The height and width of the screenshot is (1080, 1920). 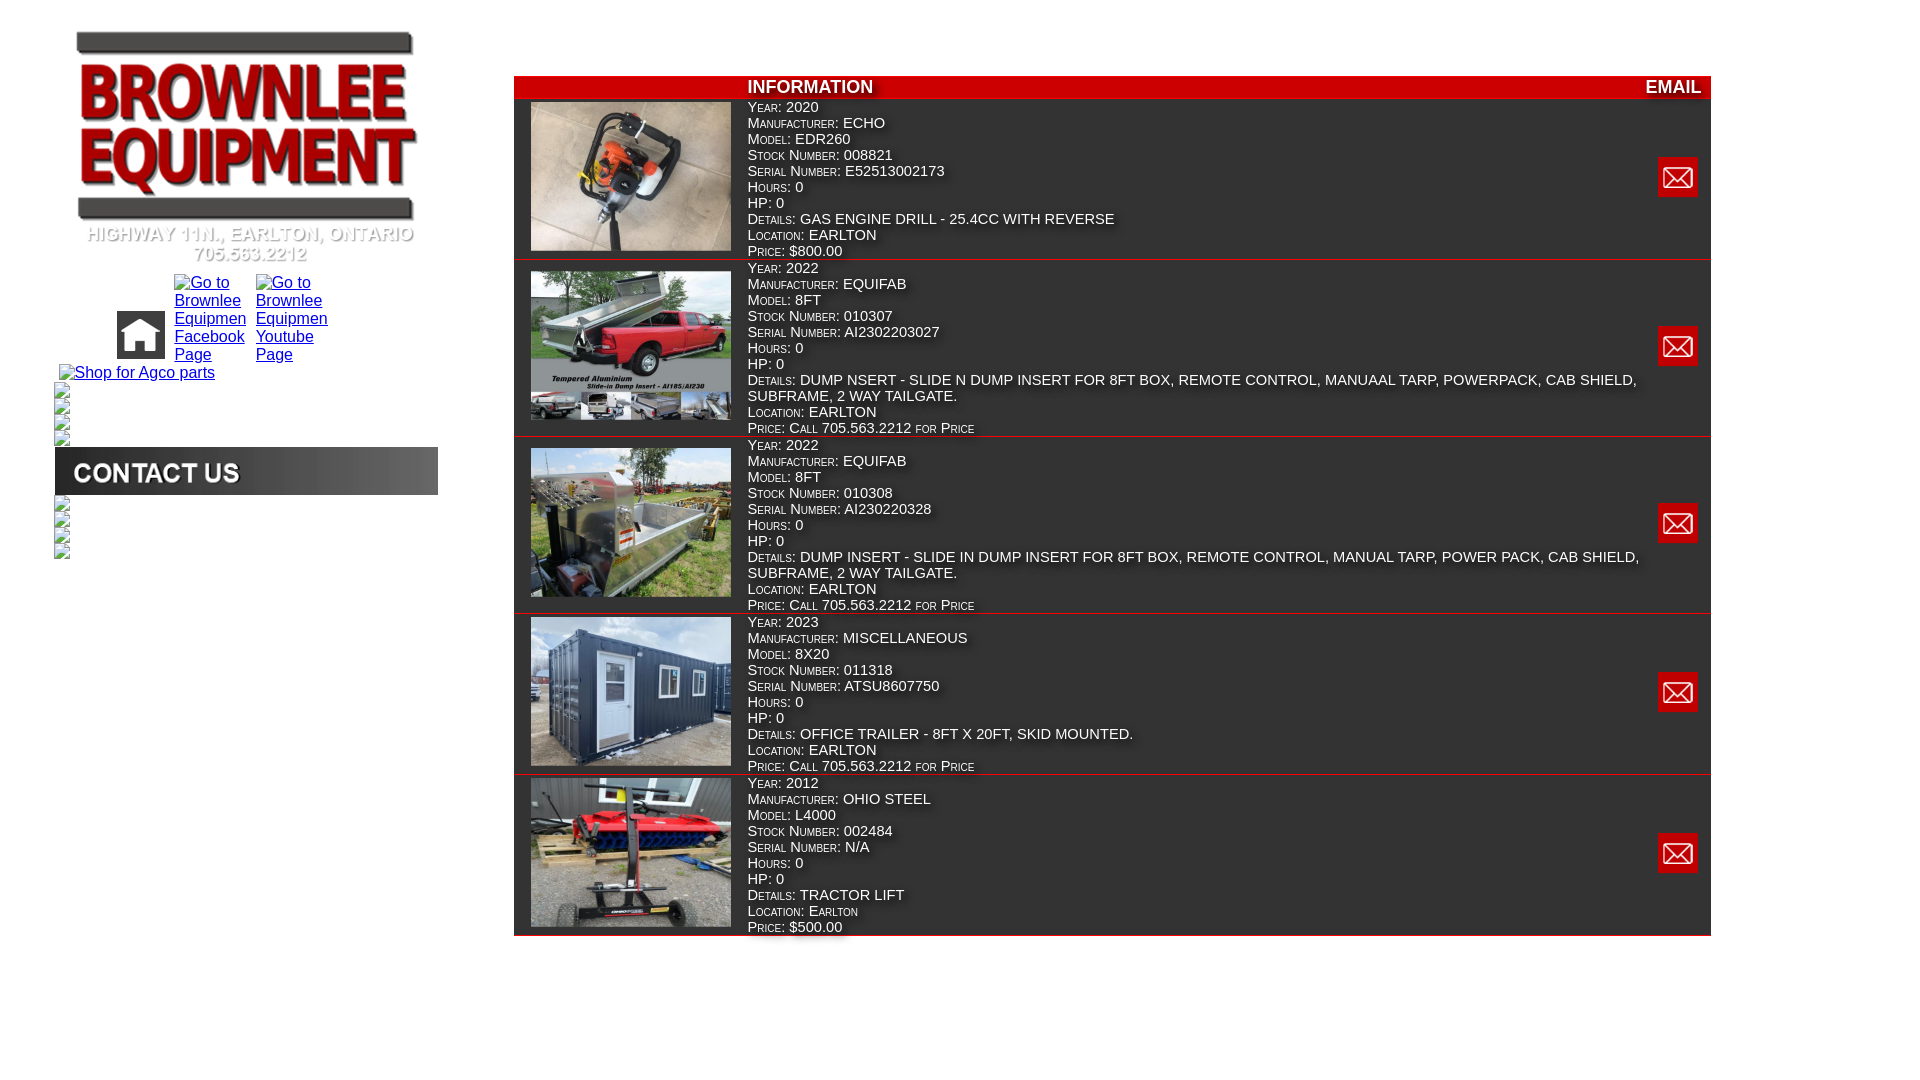 I want to click on 'Brownlee Equipment Rental Catalogue', so click(x=53, y=501).